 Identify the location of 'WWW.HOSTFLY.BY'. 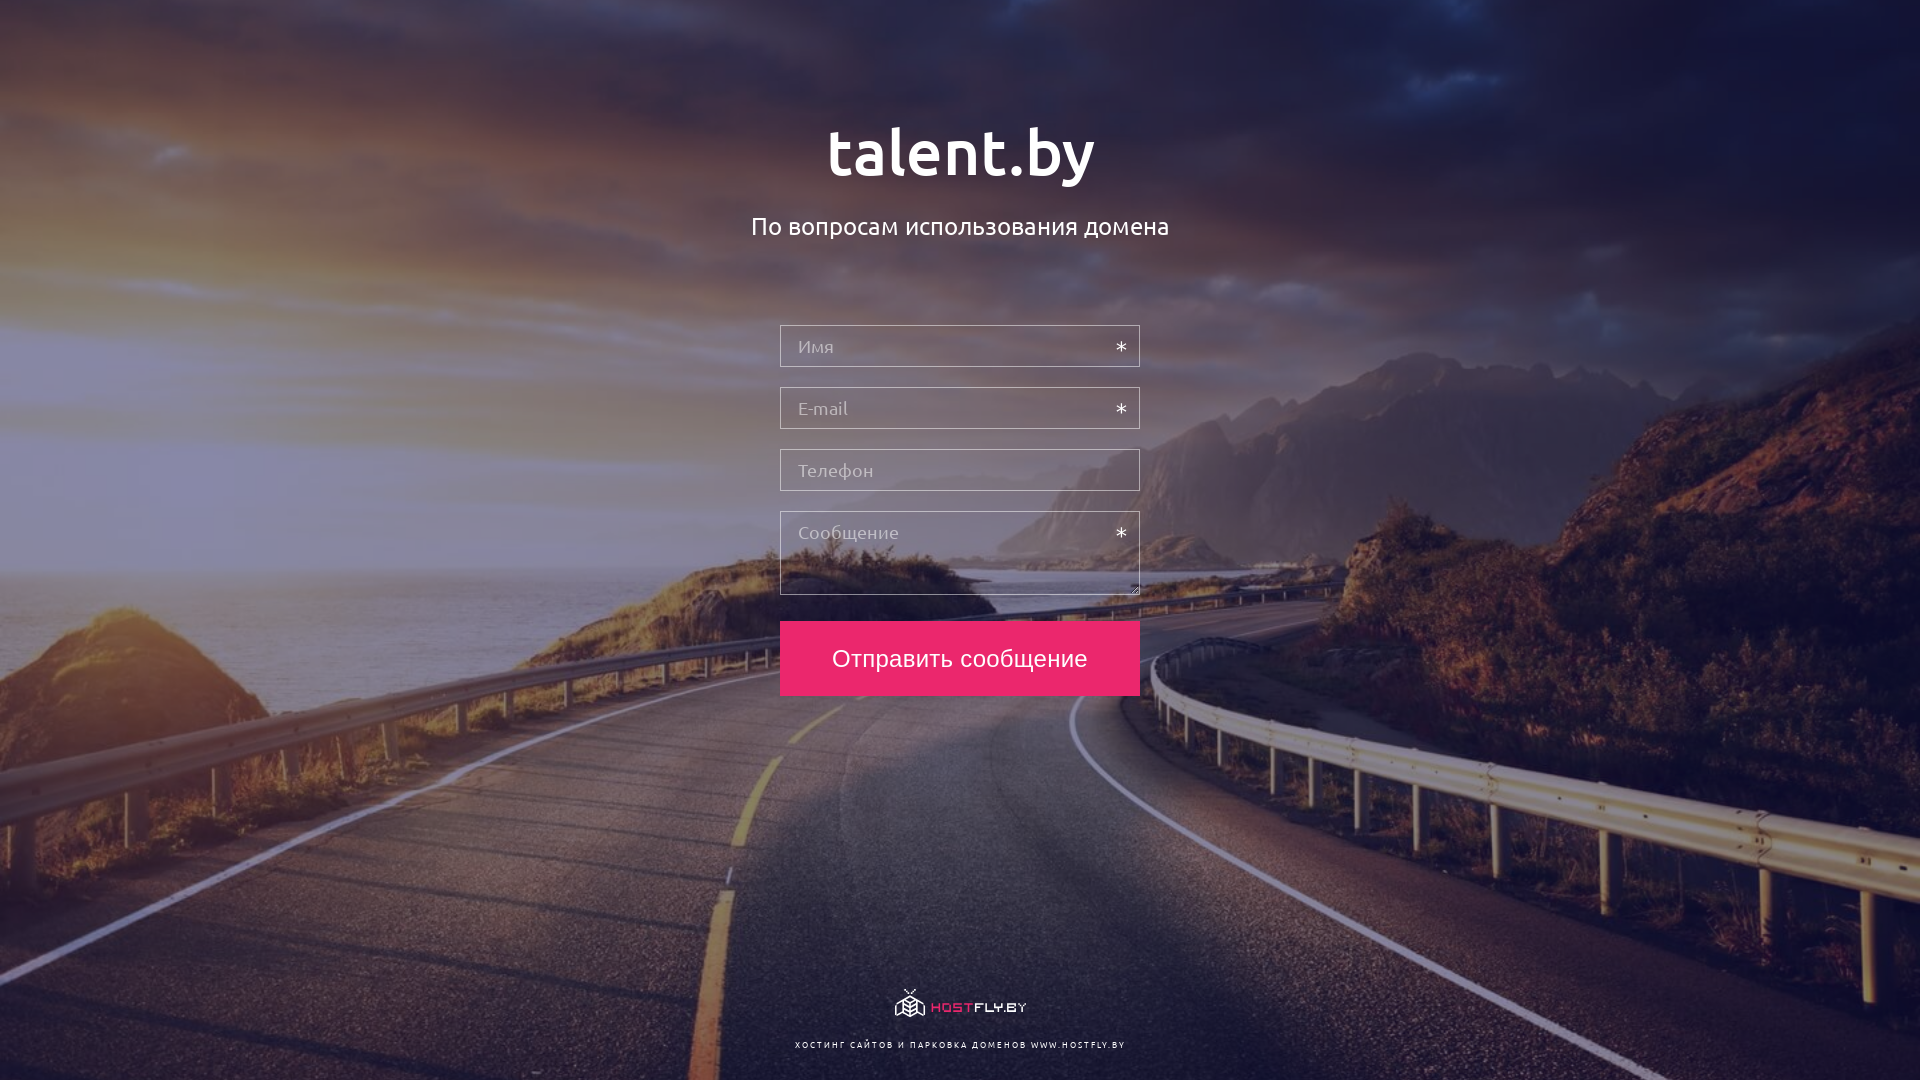
(1076, 1043).